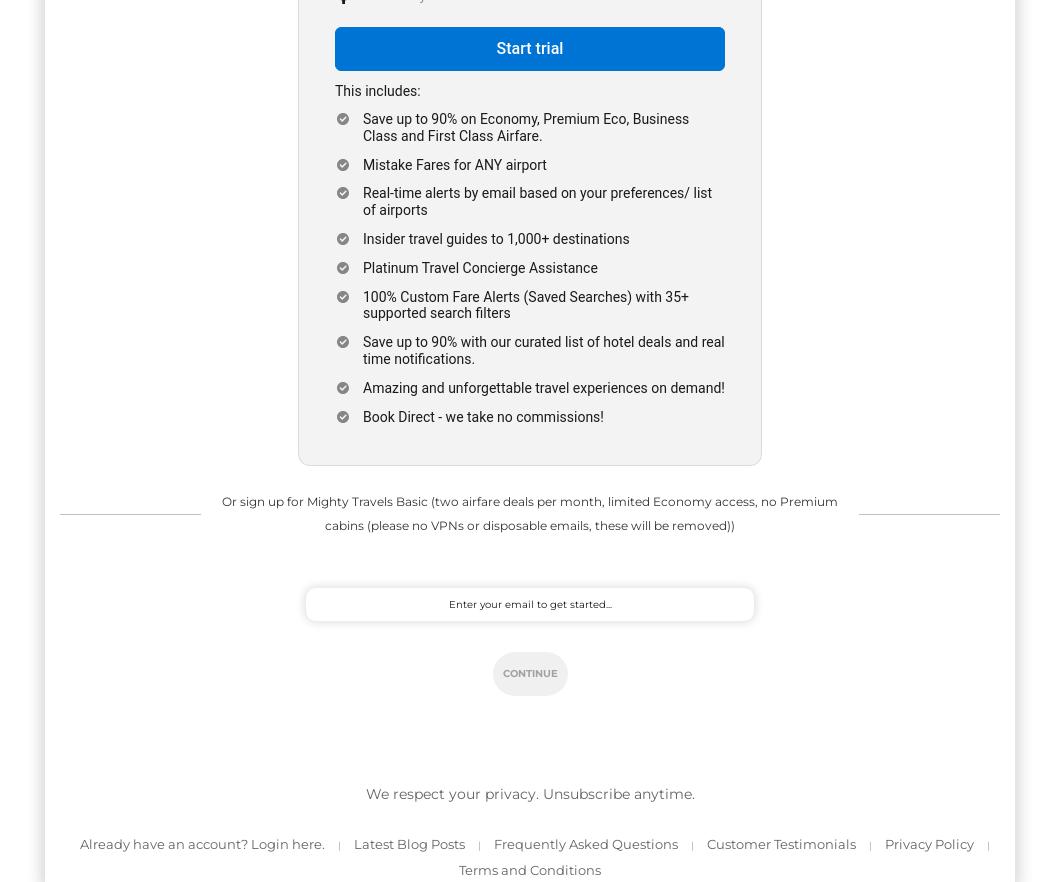 The height and width of the screenshot is (882, 1060). What do you see at coordinates (928, 843) in the screenshot?
I see `'Privacy Policy'` at bounding box center [928, 843].